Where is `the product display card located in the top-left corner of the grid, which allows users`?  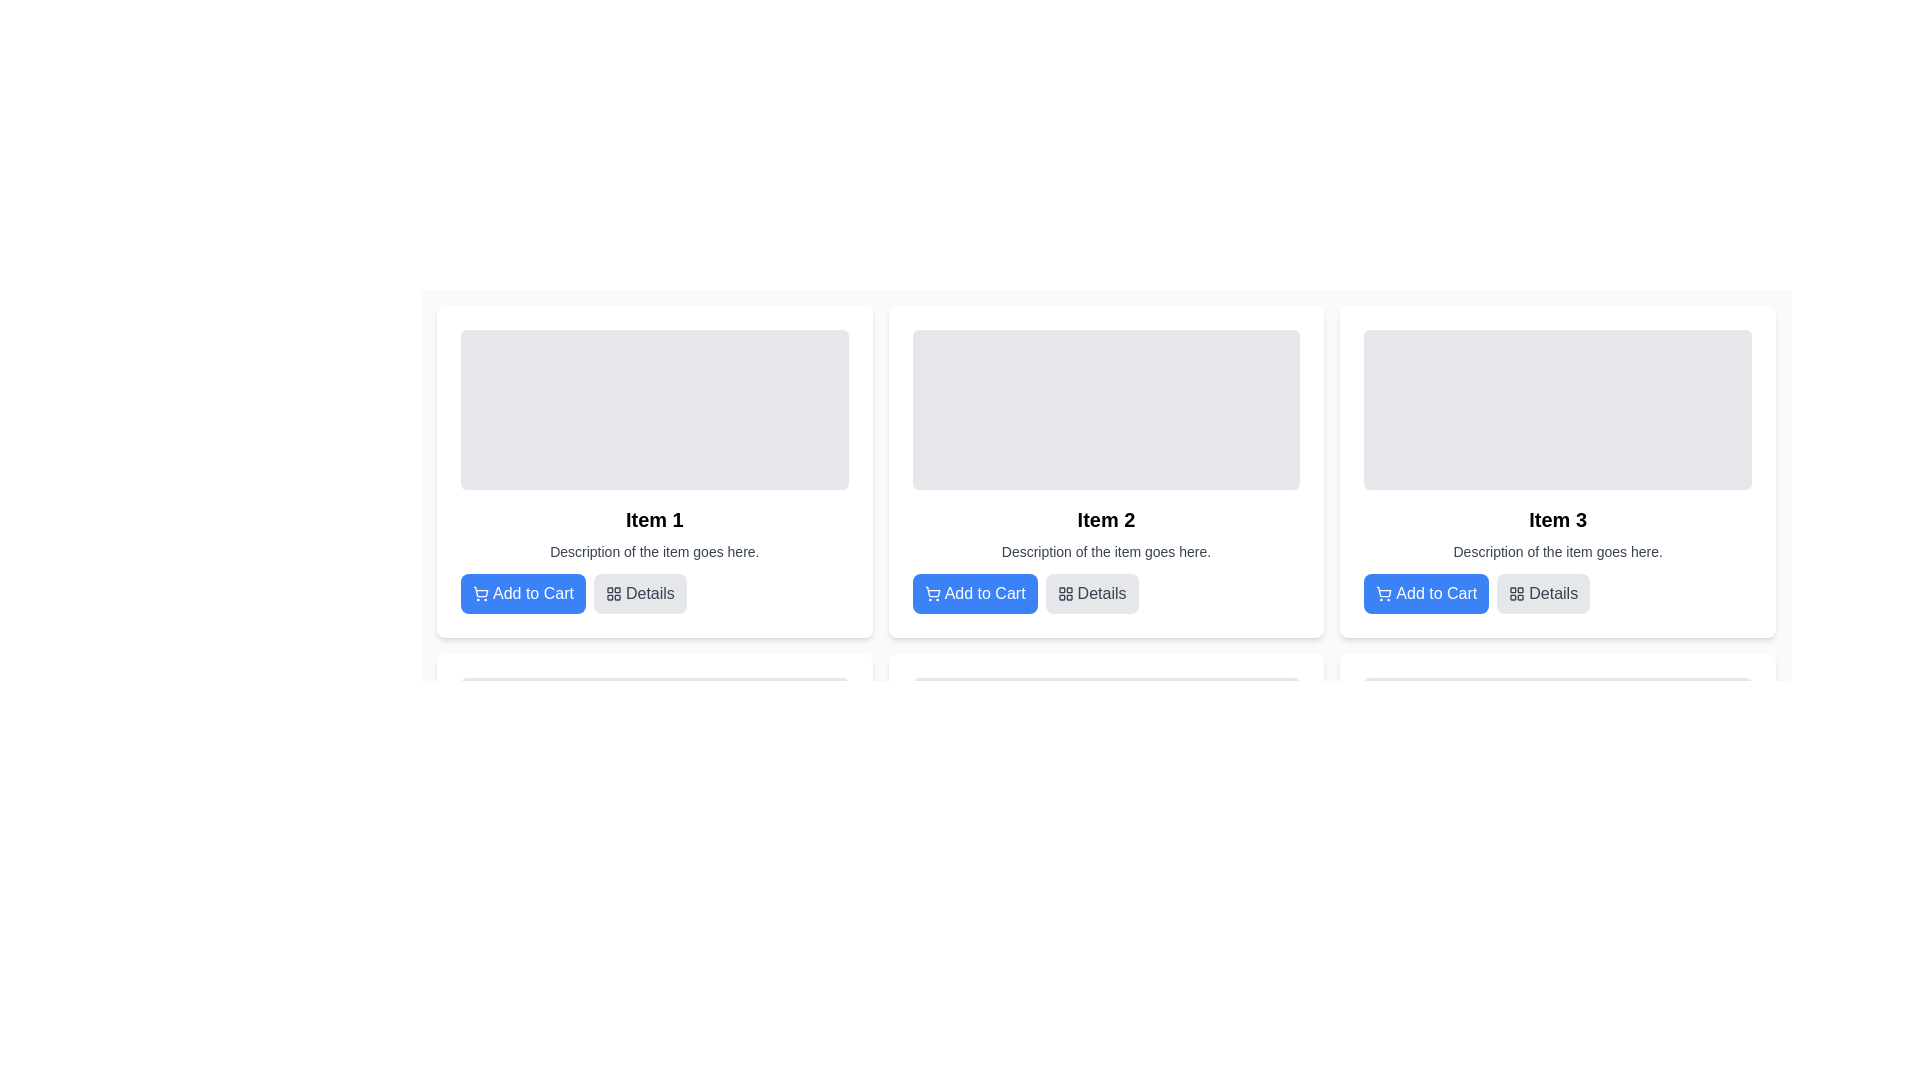 the product display card located in the top-left corner of the grid, which allows users is located at coordinates (654, 471).